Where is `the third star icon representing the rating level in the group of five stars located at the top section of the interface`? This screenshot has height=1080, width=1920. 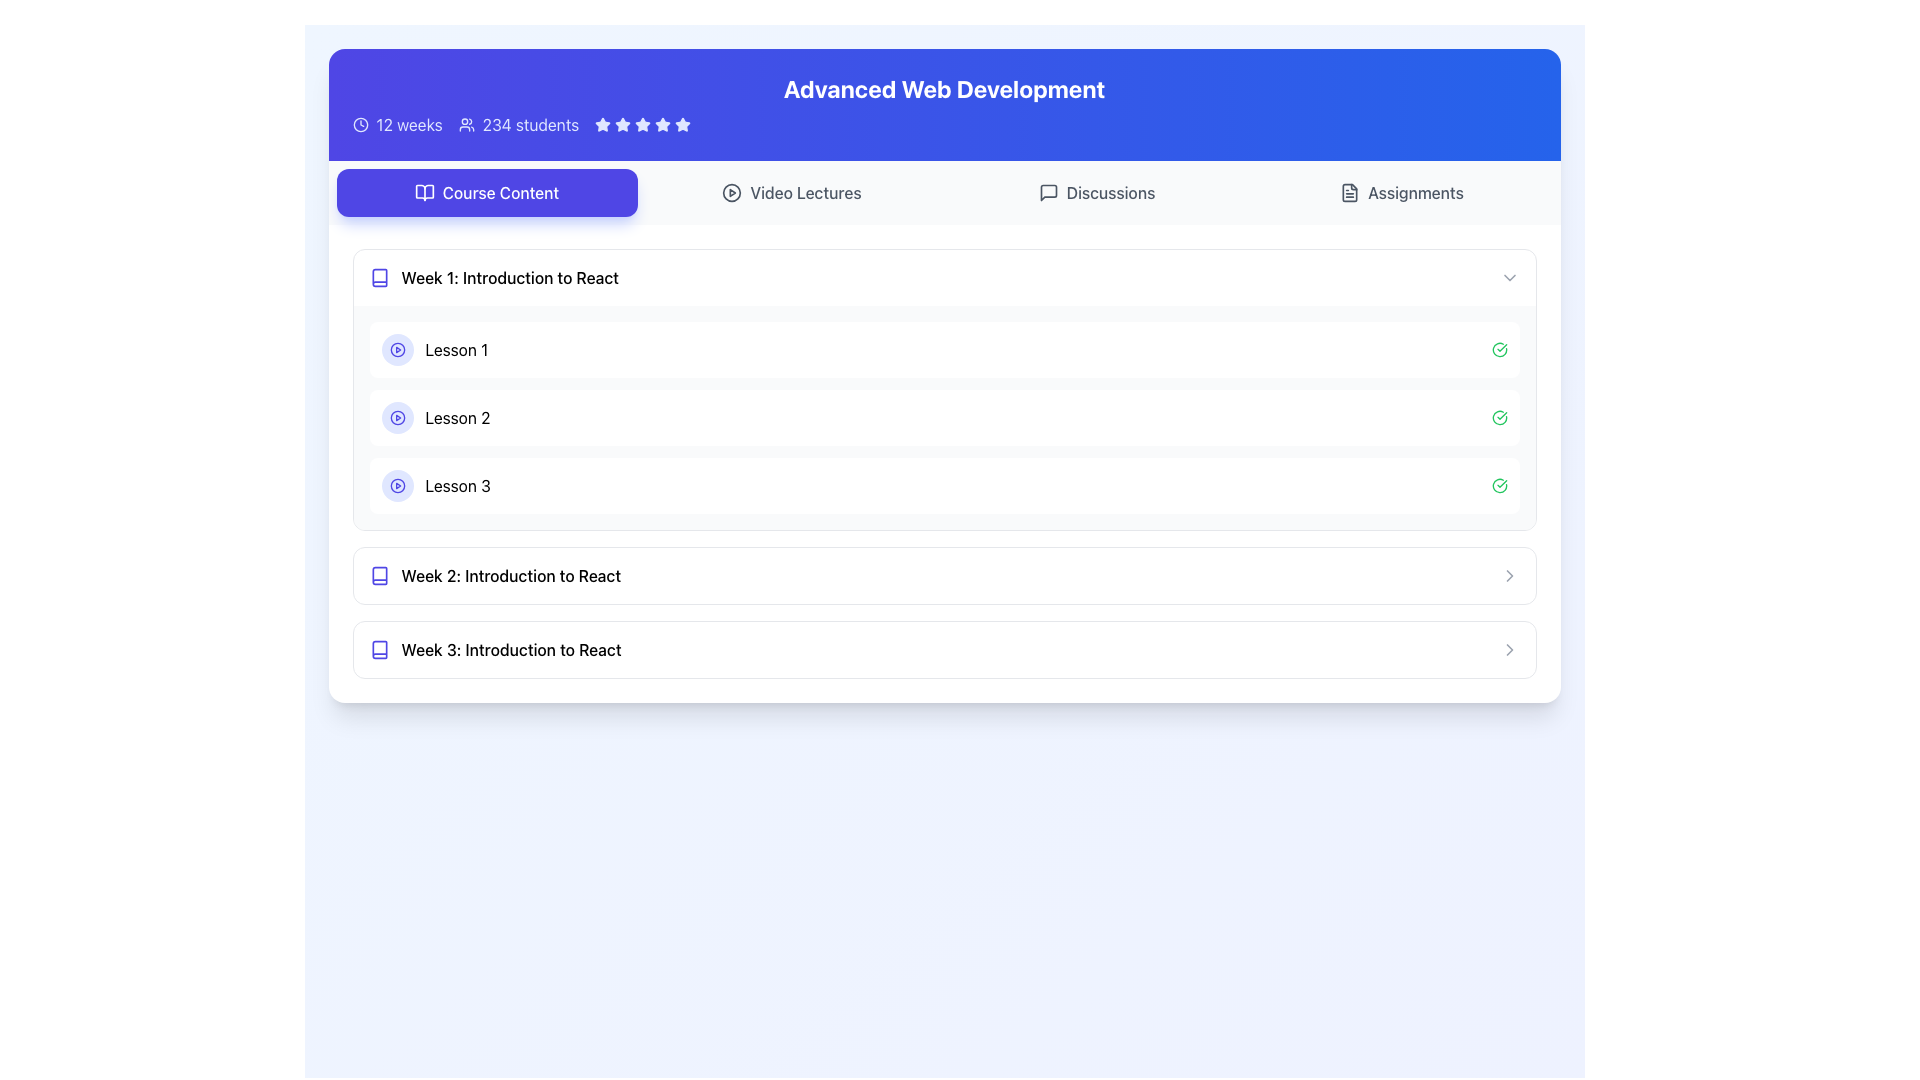
the third star icon representing the rating level in the group of five stars located at the top section of the interface is located at coordinates (622, 124).